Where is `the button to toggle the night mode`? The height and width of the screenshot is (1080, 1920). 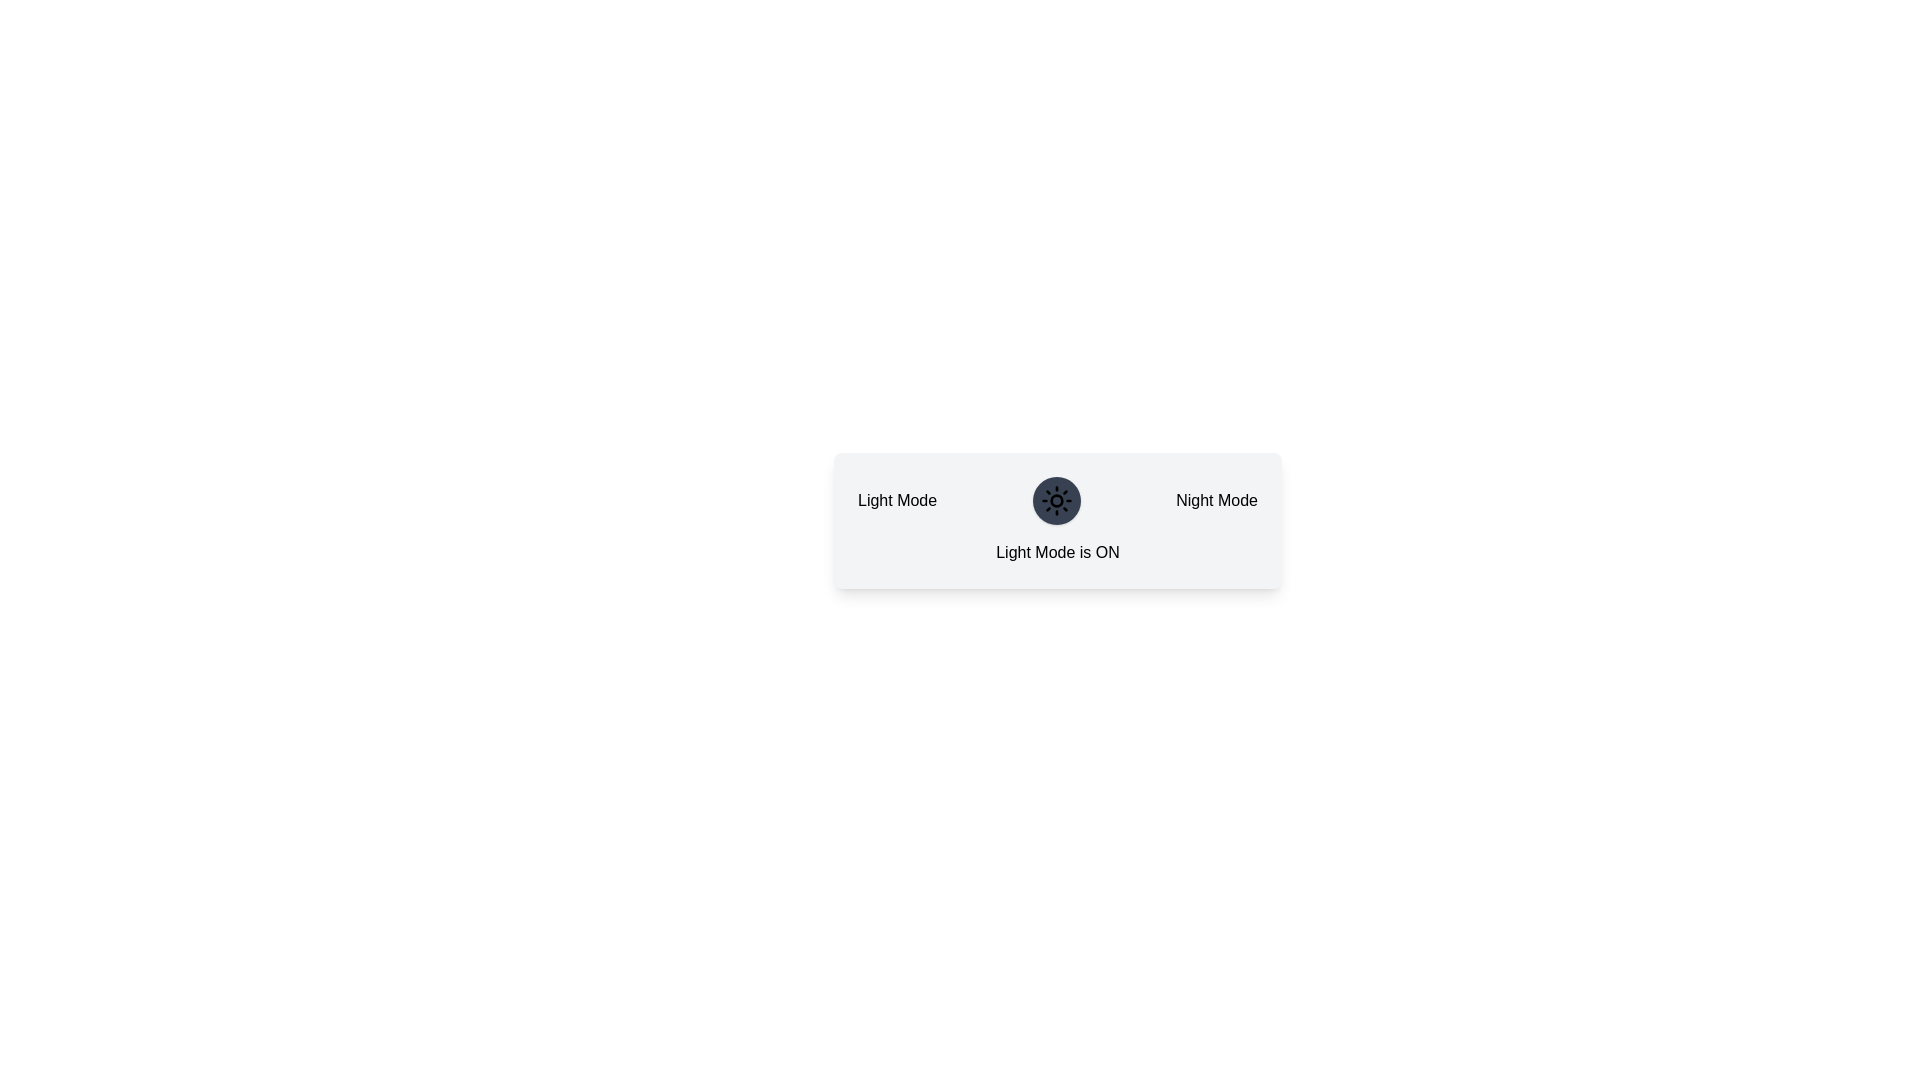
the button to toggle the night mode is located at coordinates (1055, 500).